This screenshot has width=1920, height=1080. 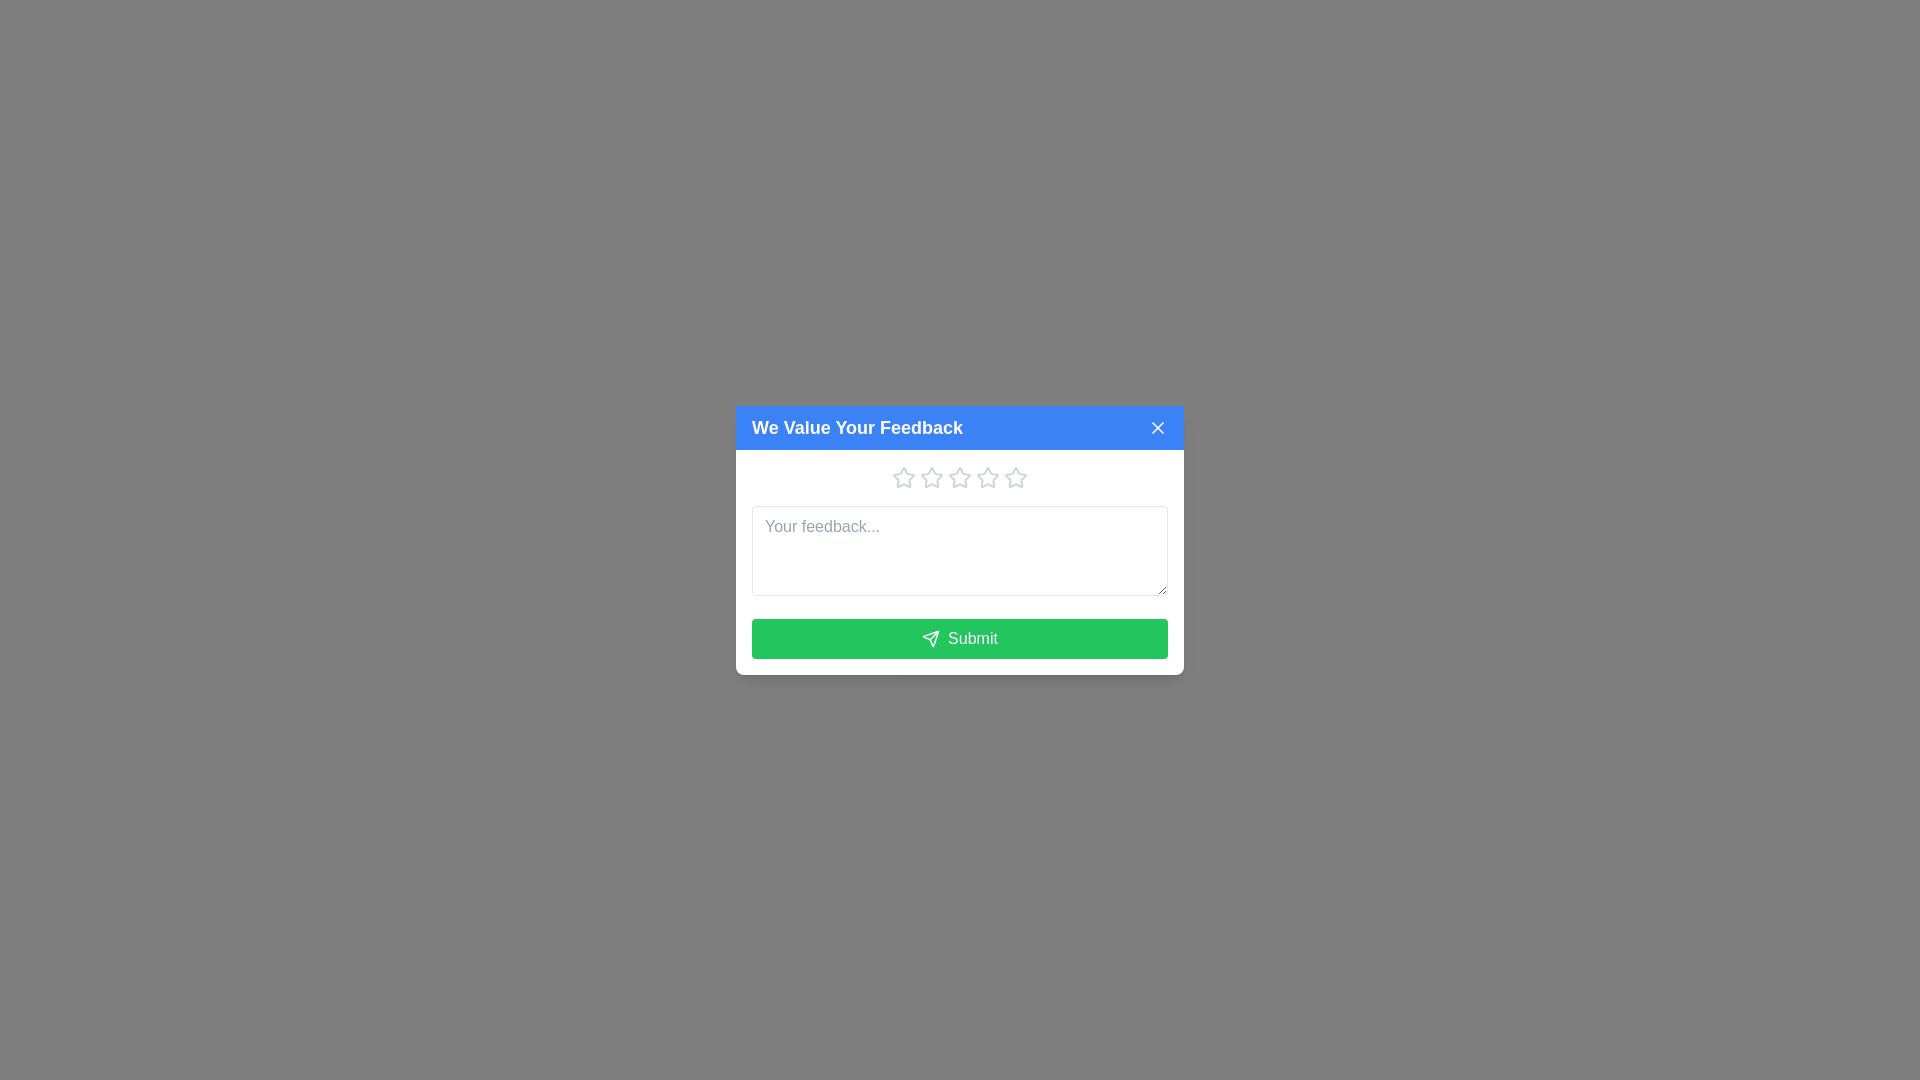 What do you see at coordinates (857, 426) in the screenshot?
I see `the heading text element that serves as the title for the feedback dialog, which is centrally aligned at the top section of the dialog` at bounding box center [857, 426].